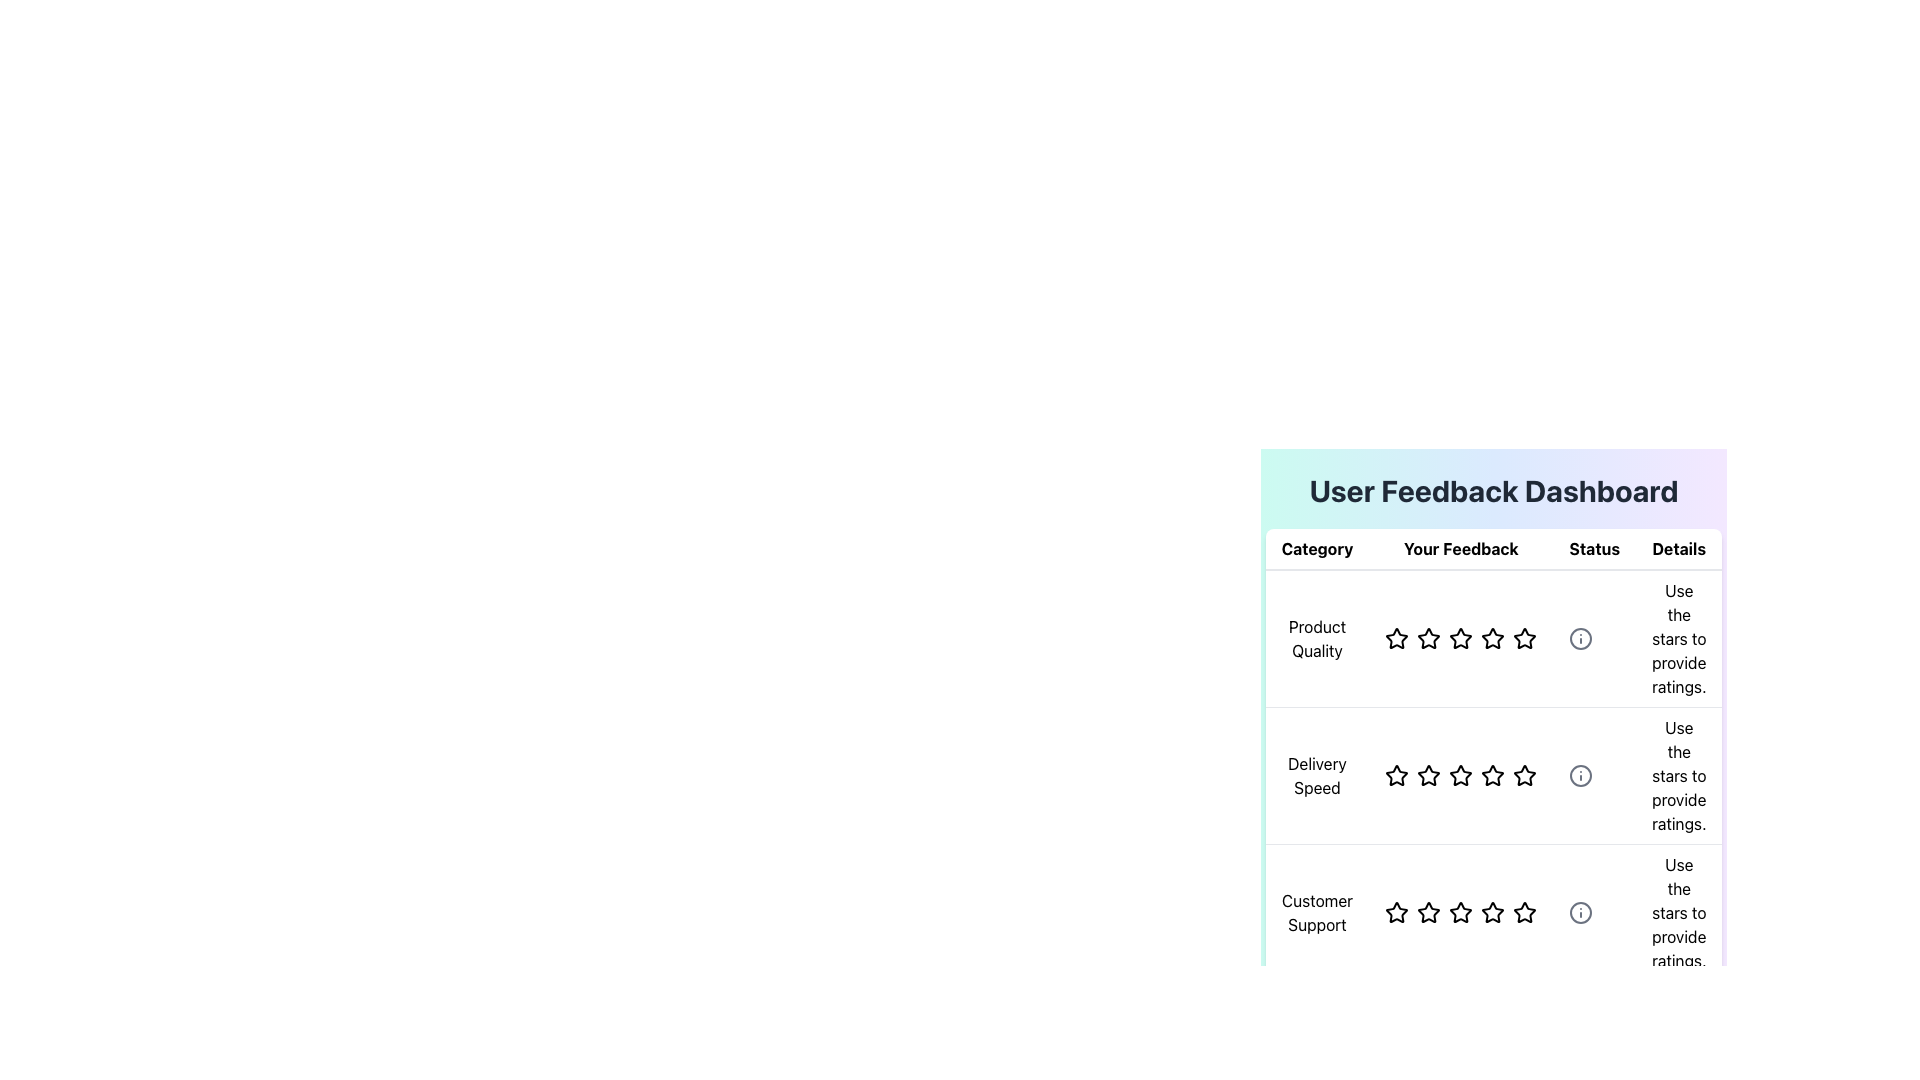 The image size is (1920, 1080). What do you see at coordinates (1580, 913) in the screenshot?
I see `the help icon located to the right of the 'Customer Support' row in the 'Details' column of the feedback table` at bounding box center [1580, 913].